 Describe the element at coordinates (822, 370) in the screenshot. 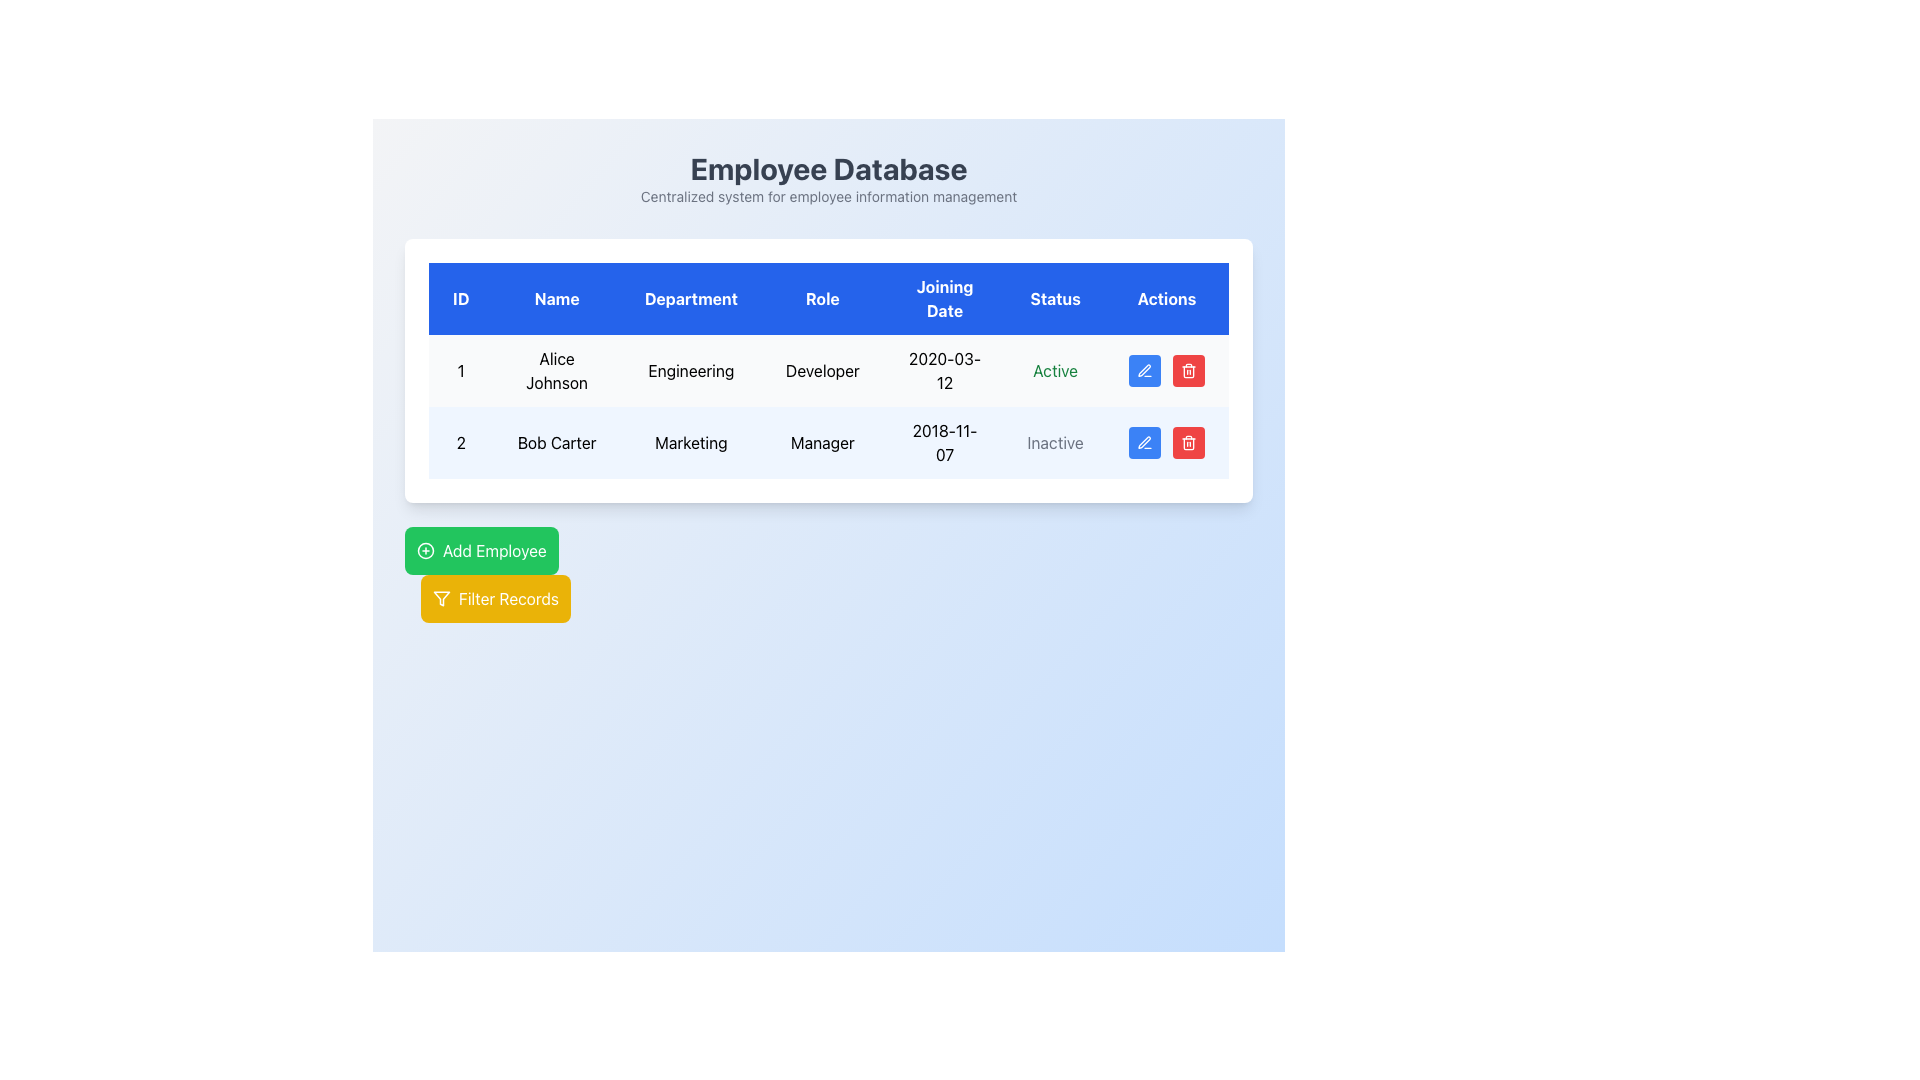

I see `the Static Text Label displaying the user's role designation 'Developer', located in the fourth column of the first row of the employee information table` at that location.